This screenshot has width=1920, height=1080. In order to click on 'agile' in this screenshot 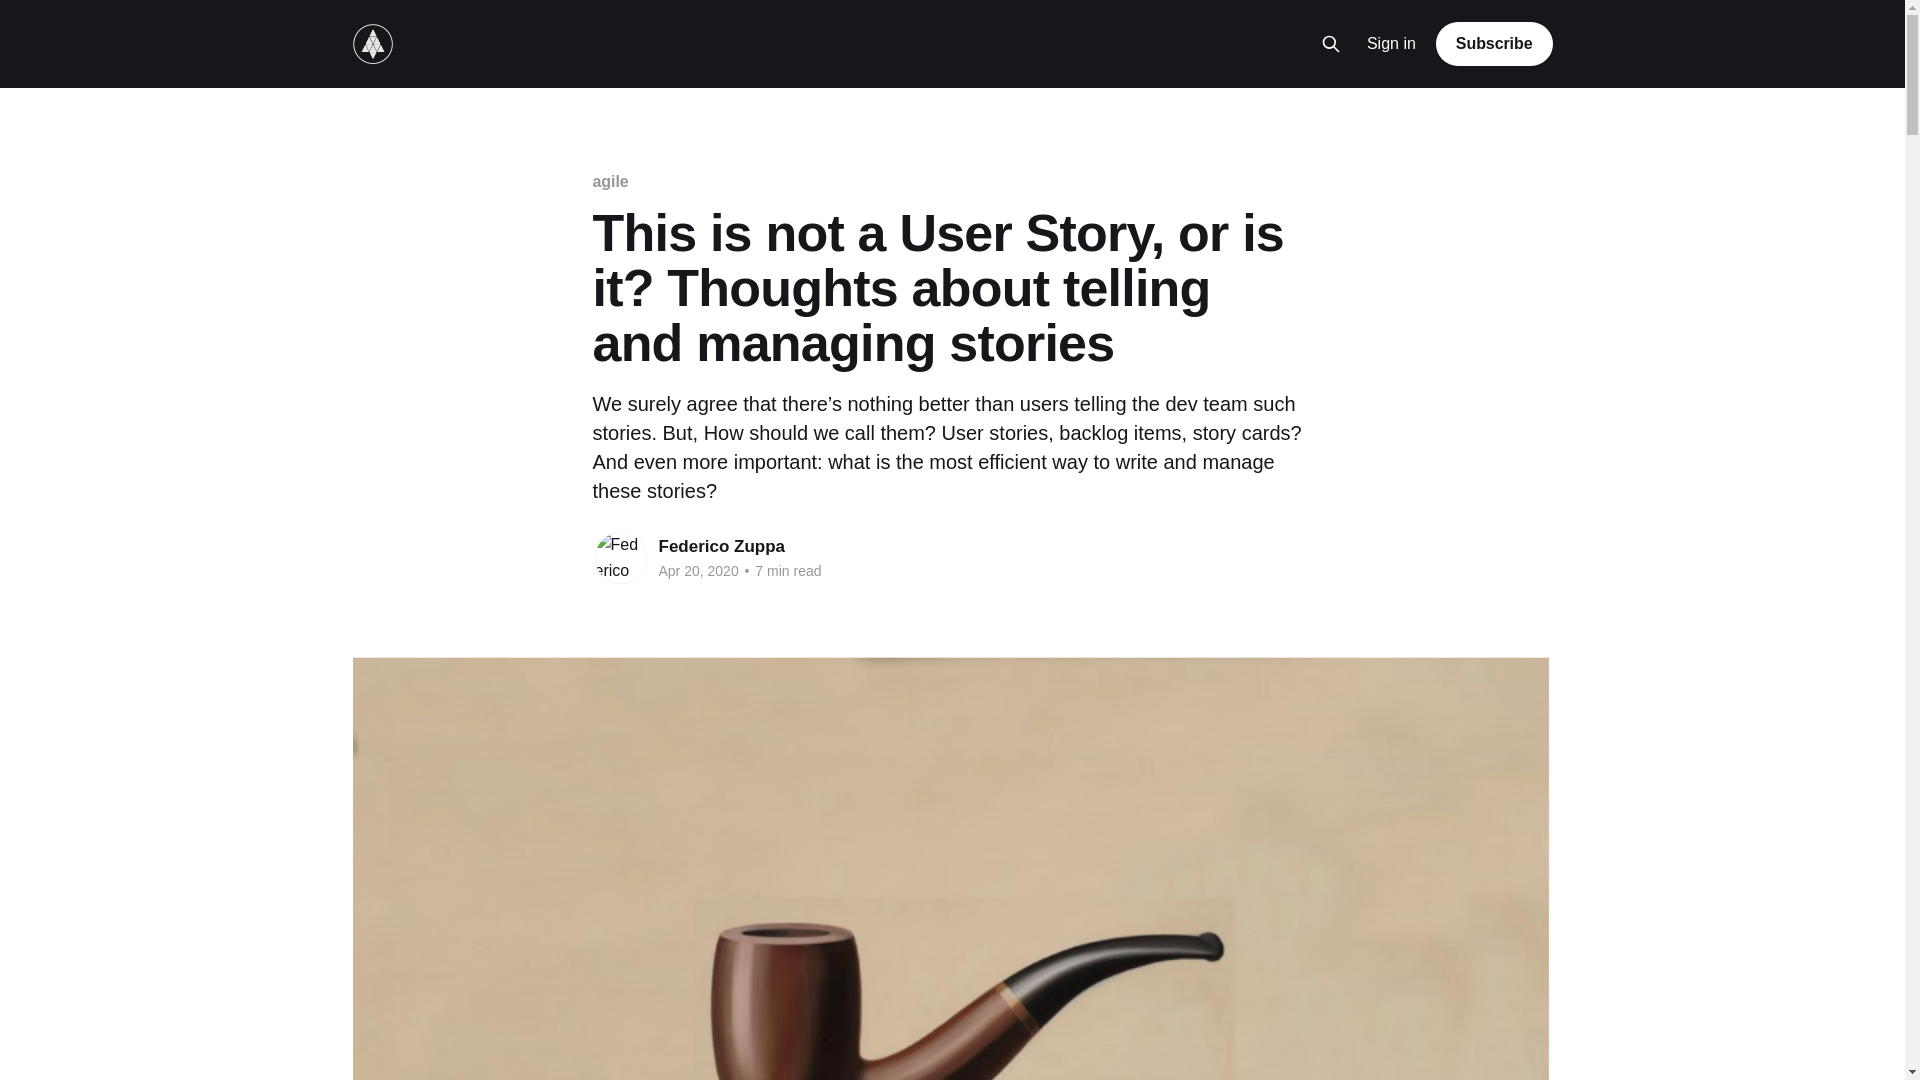, I will do `click(608, 181)`.